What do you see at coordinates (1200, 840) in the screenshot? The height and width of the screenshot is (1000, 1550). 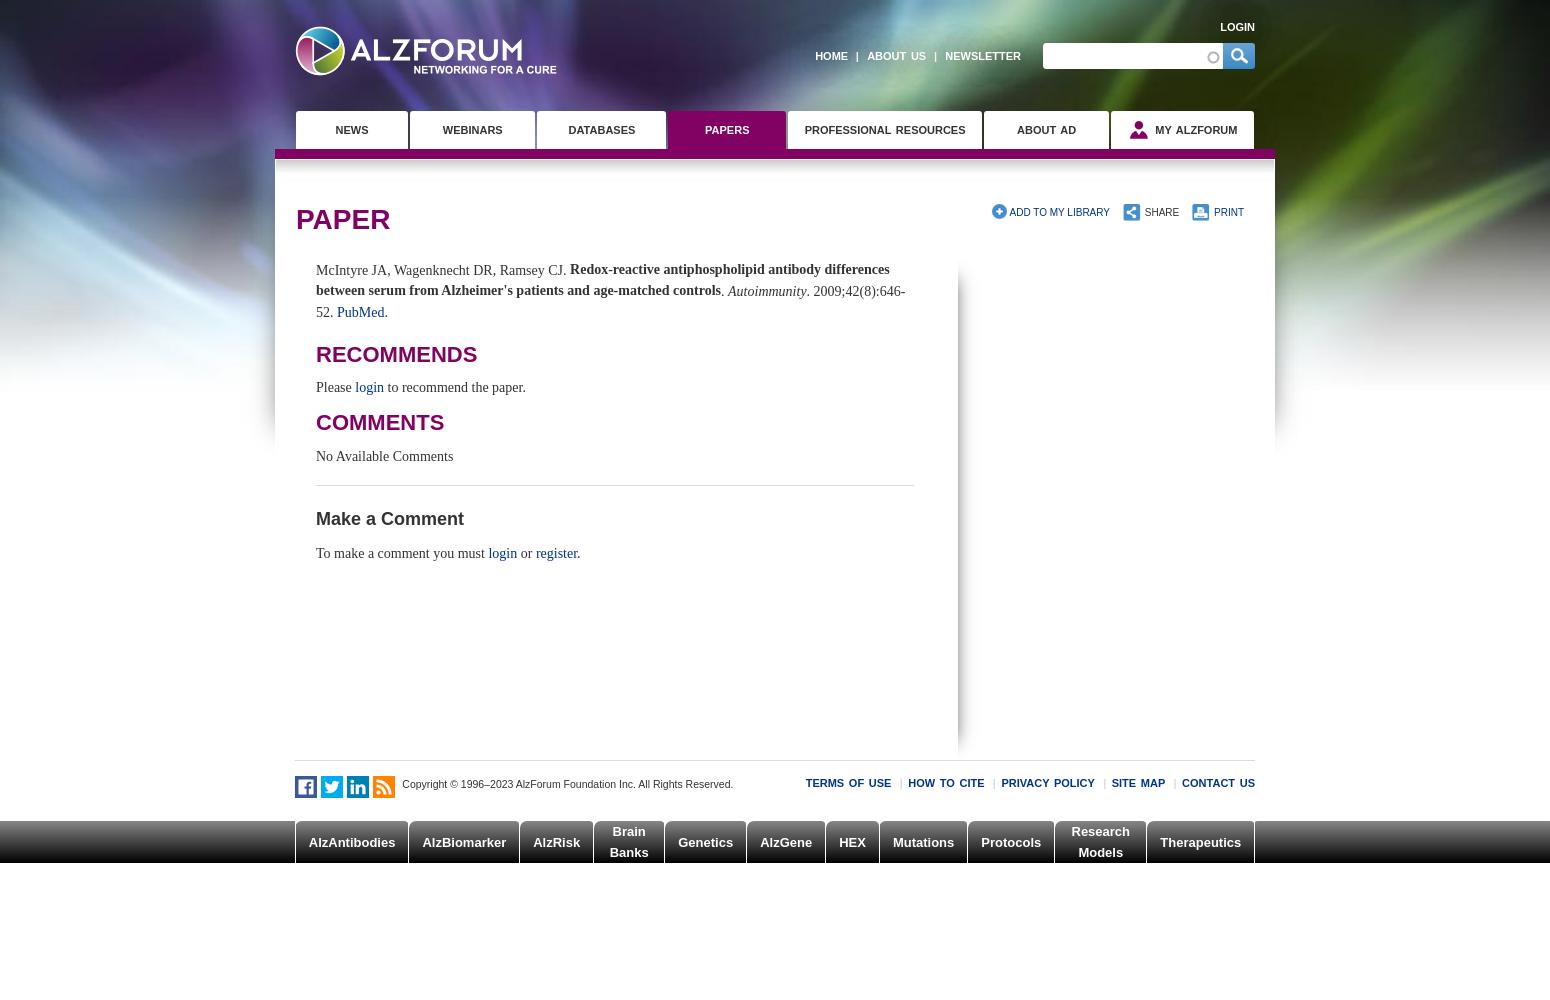 I see `'Therapeutics'` at bounding box center [1200, 840].